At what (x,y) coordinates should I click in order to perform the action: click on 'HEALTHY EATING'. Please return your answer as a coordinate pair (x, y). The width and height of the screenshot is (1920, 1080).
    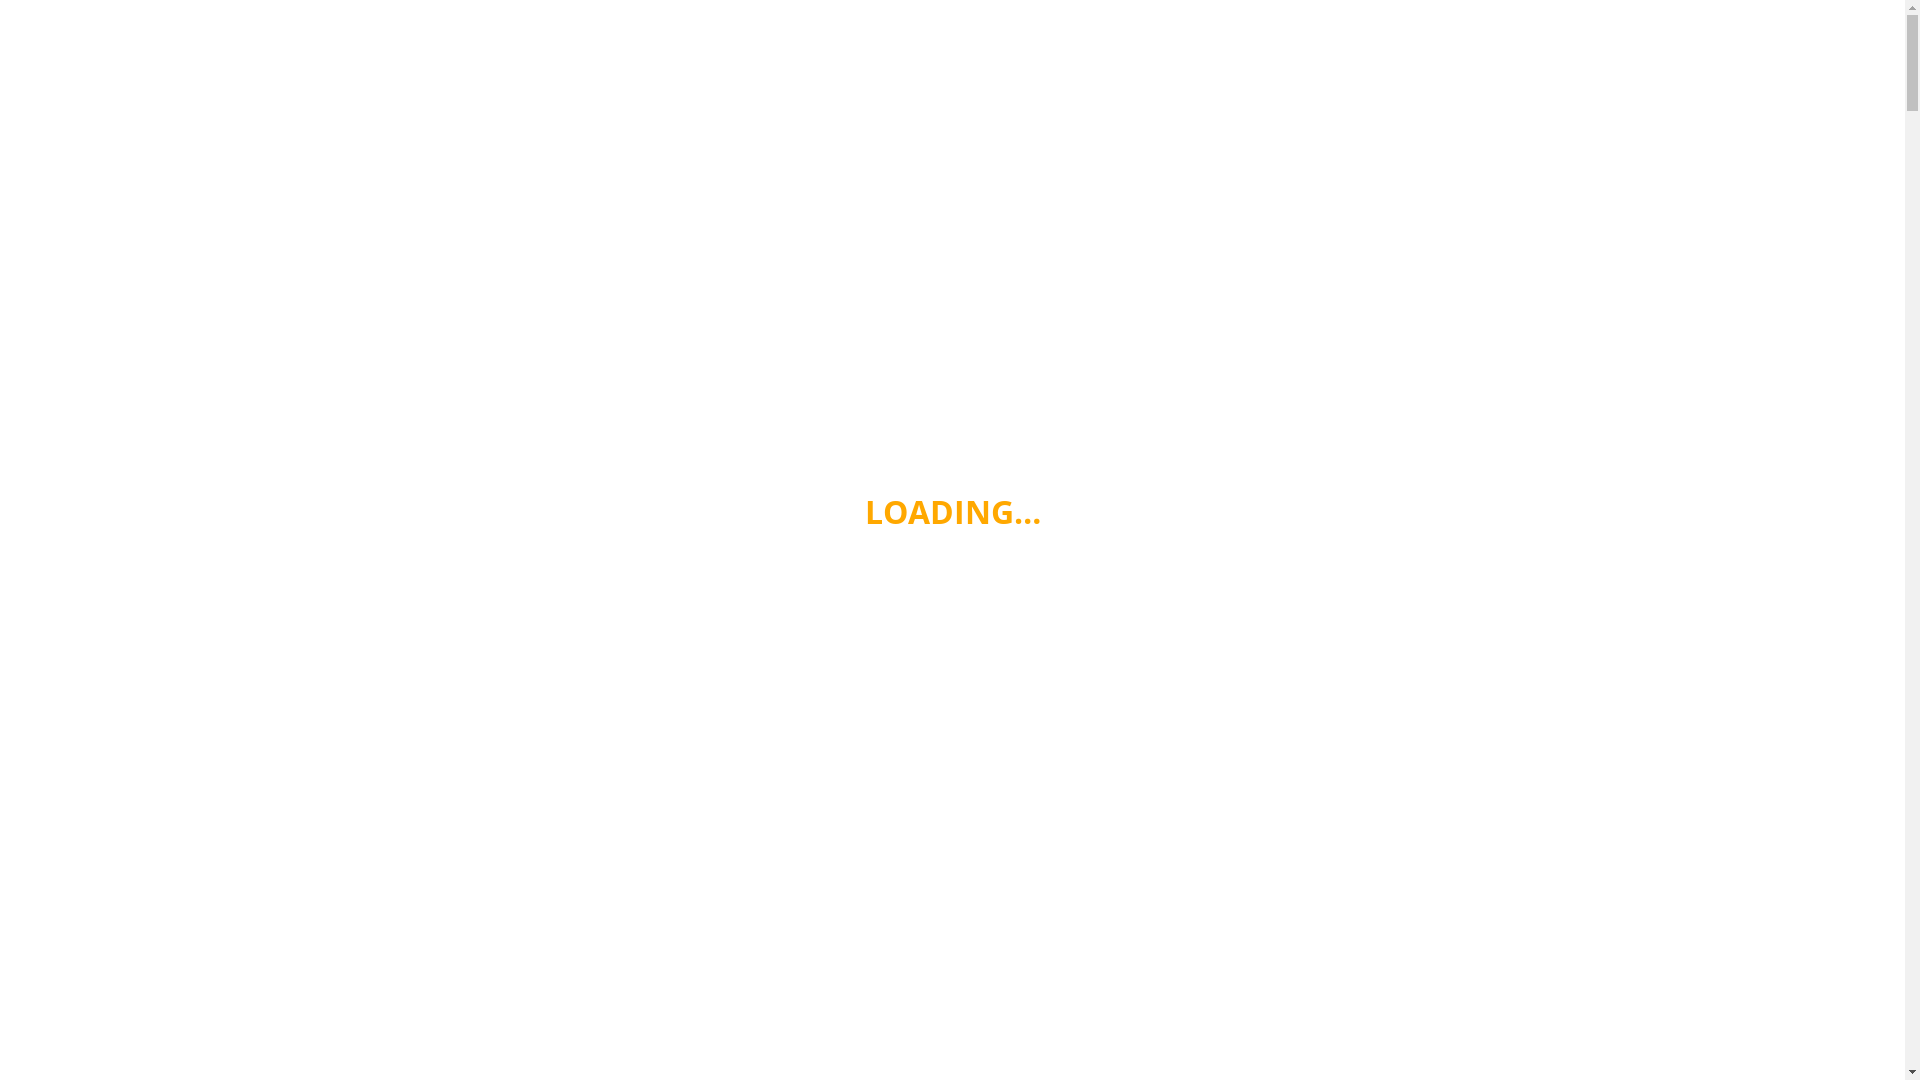
    Looking at the image, I should click on (912, 27).